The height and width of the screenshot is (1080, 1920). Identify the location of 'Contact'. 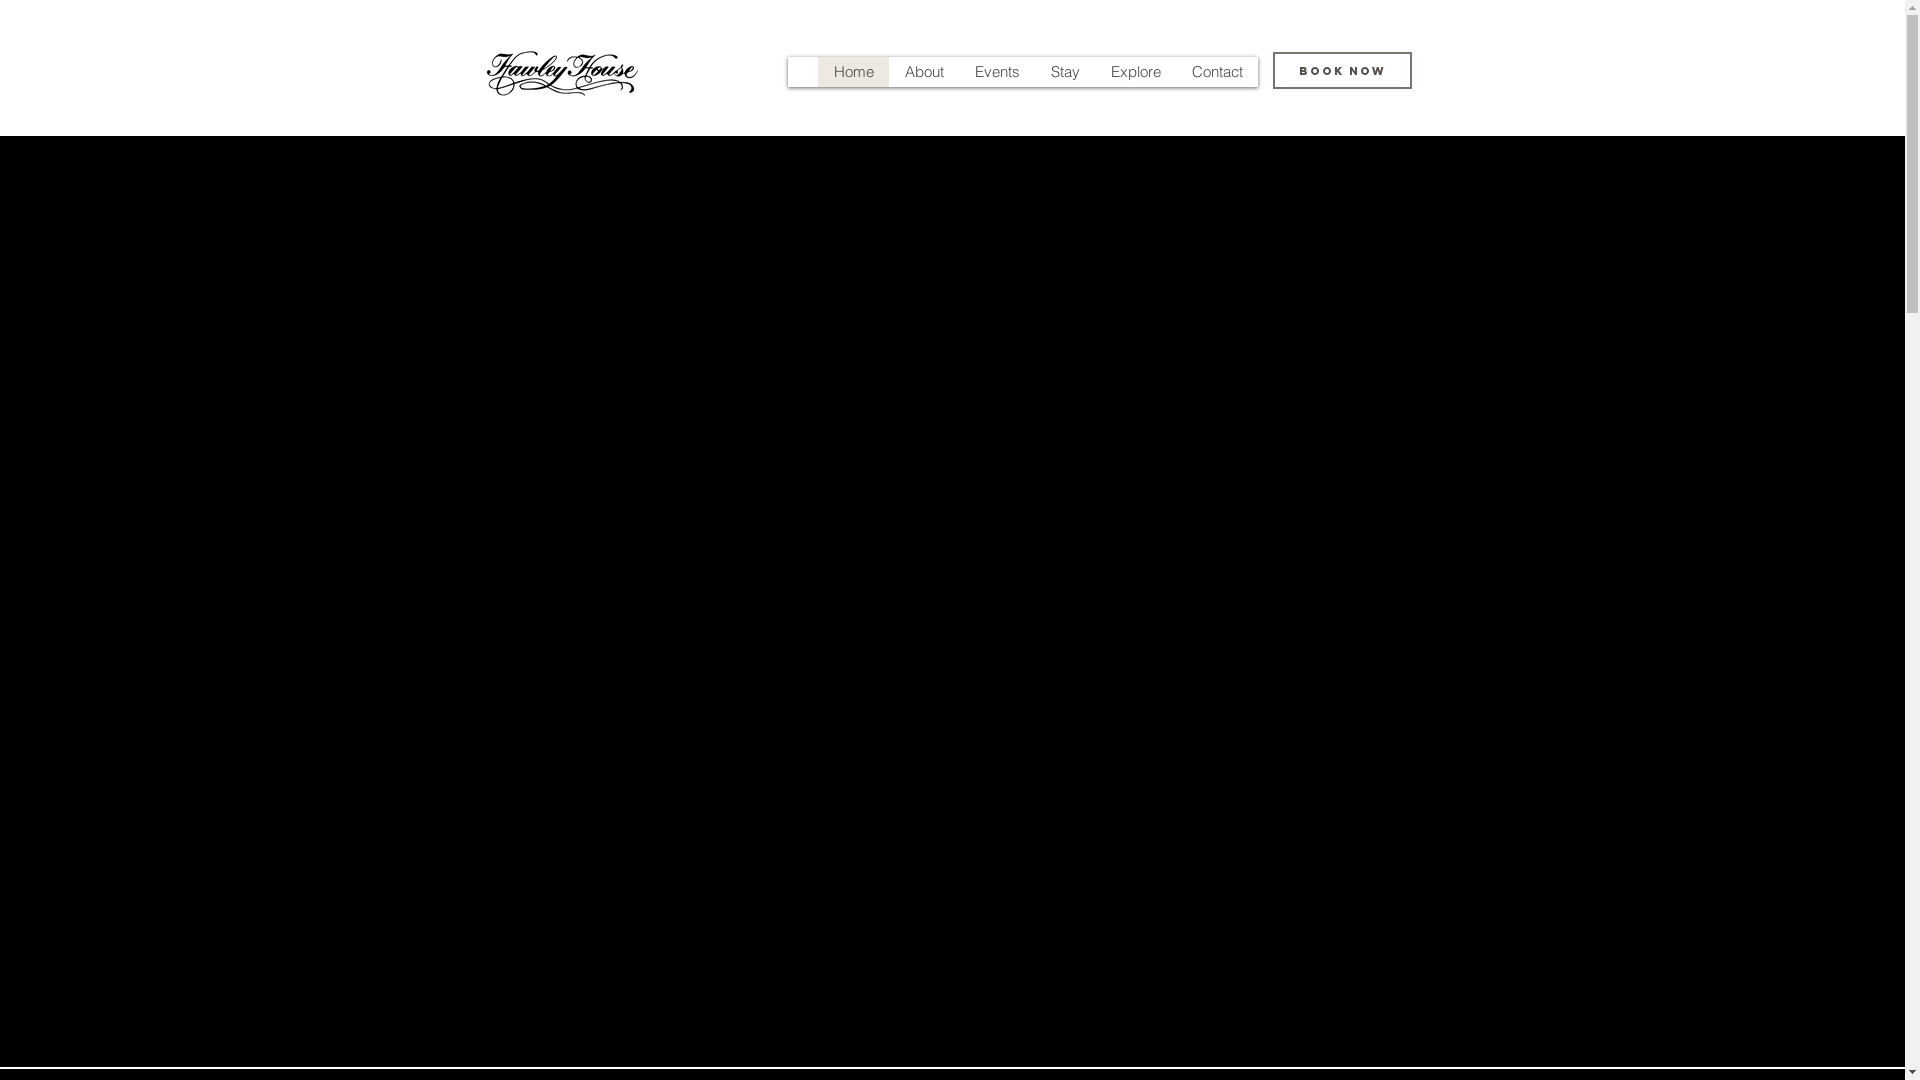
(1176, 71).